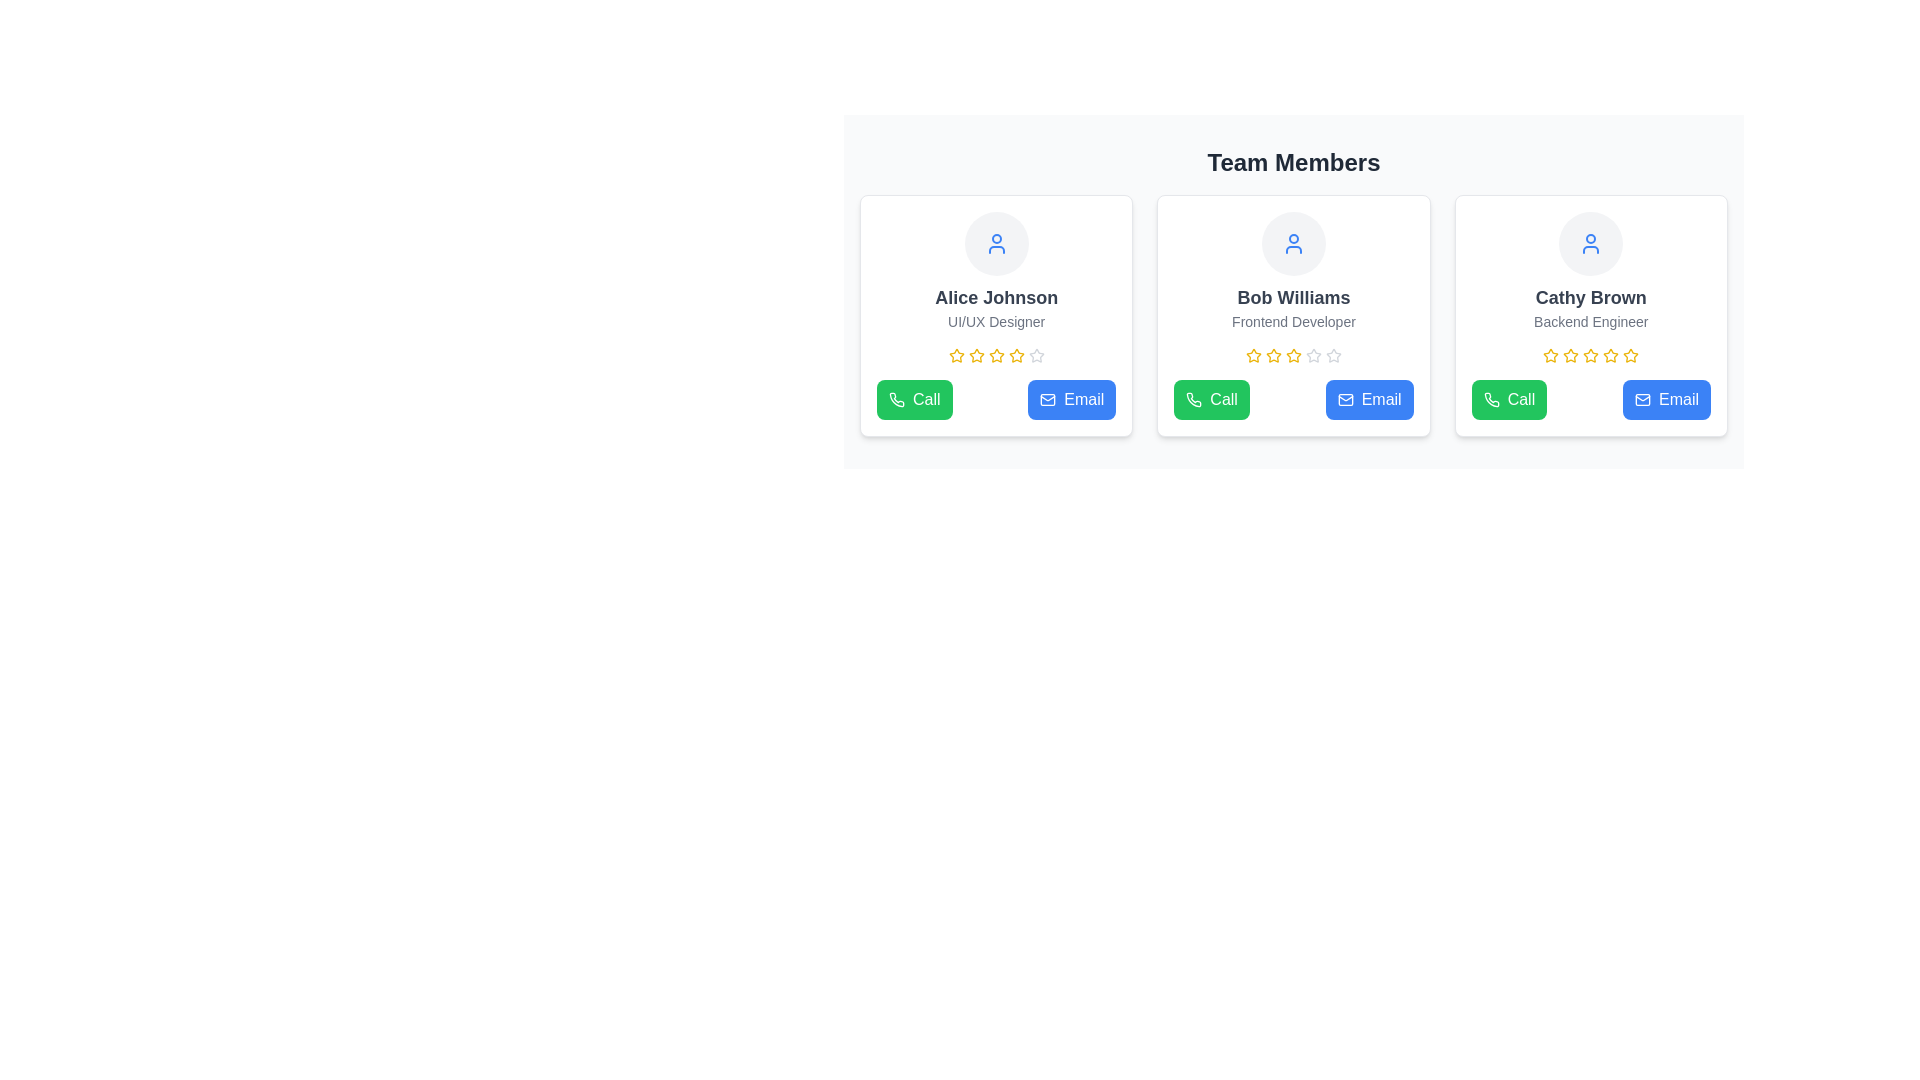  What do you see at coordinates (1071, 400) in the screenshot?
I see `the 'Email' button with a blue background and white text, located in the bottom-right corner of the card for 'Alice Johnson', to provide visual feedback` at bounding box center [1071, 400].